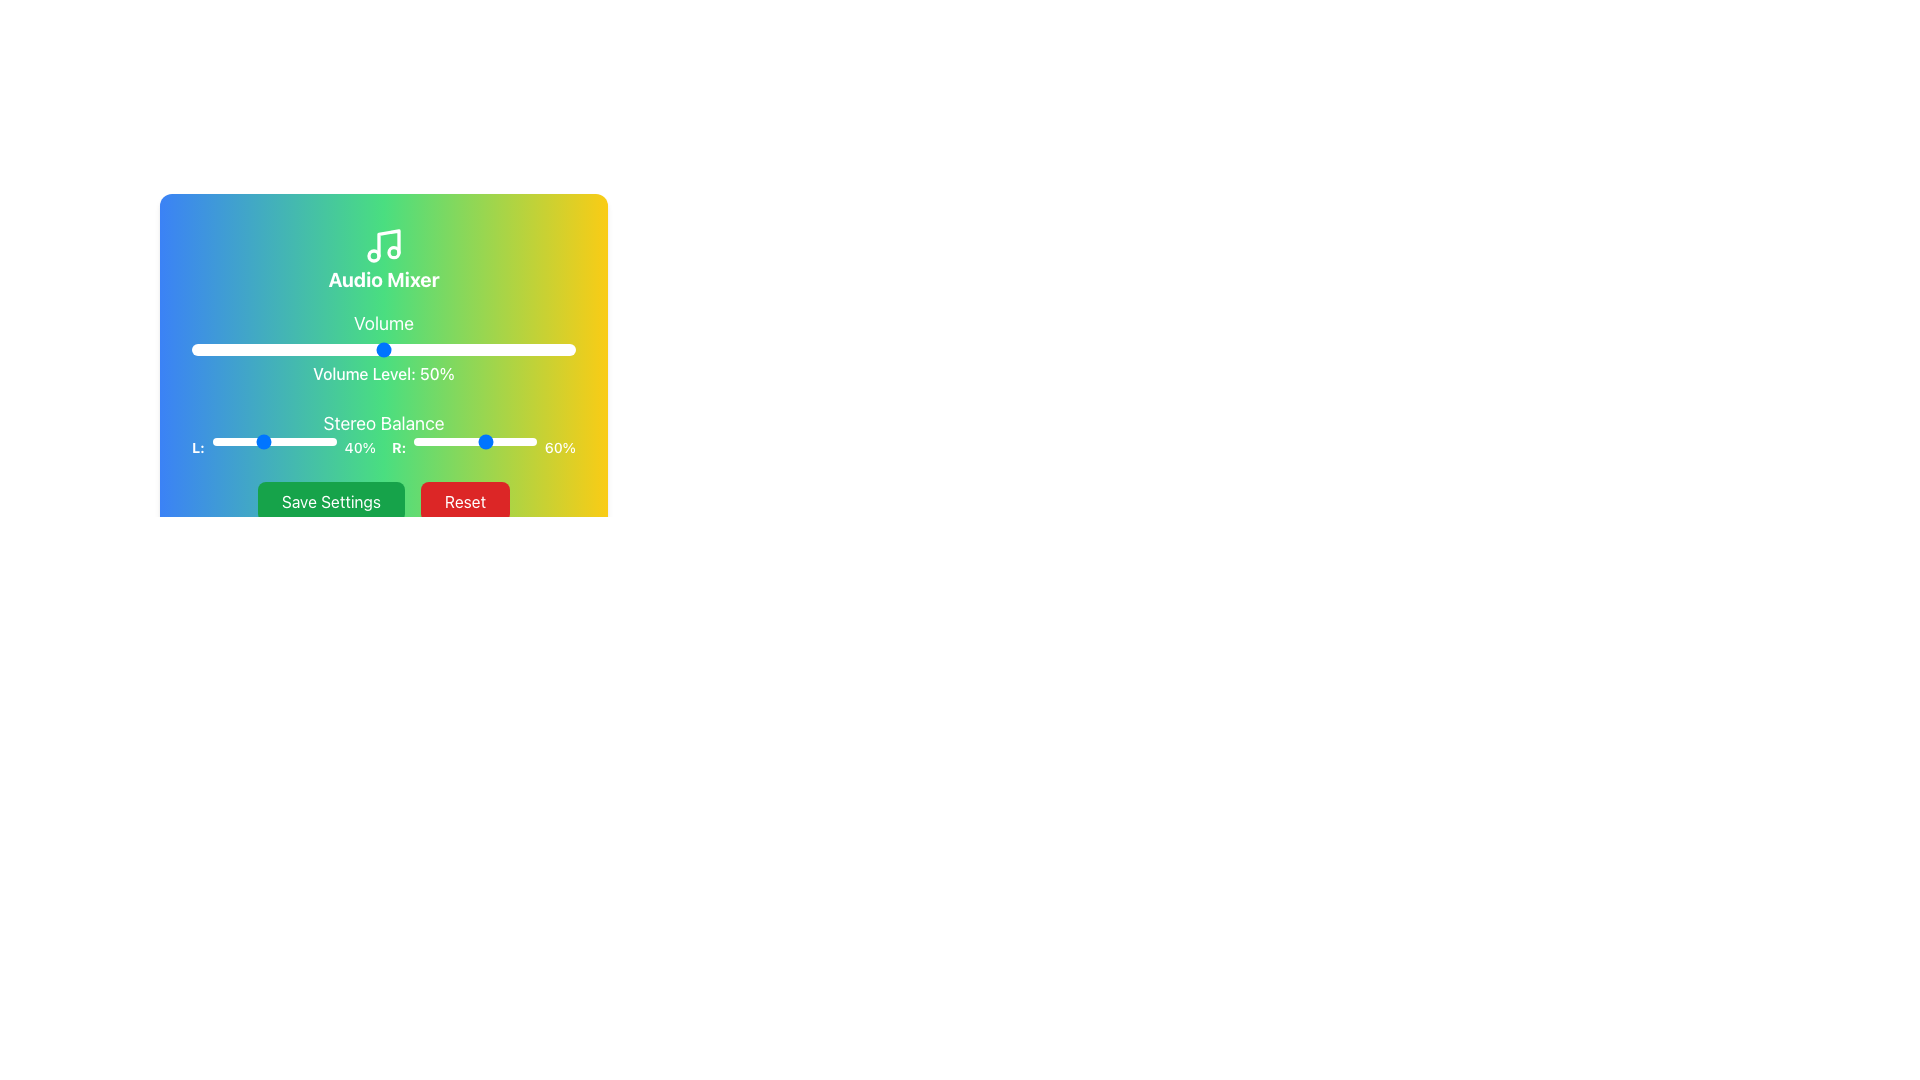  What do you see at coordinates (451, 441) in the screenshot?
I see `the stereo balance` at bounding box center [451, 441].